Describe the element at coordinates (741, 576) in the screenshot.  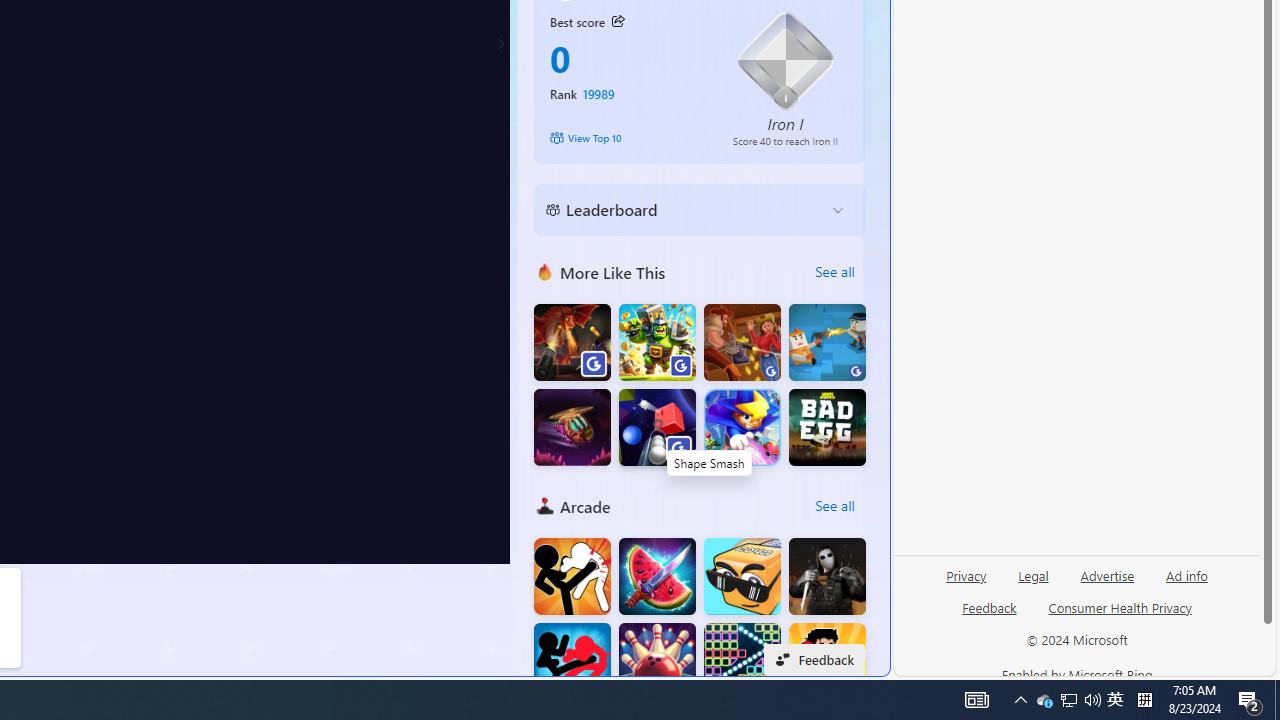
I see `'Cubes2048'` at that location.